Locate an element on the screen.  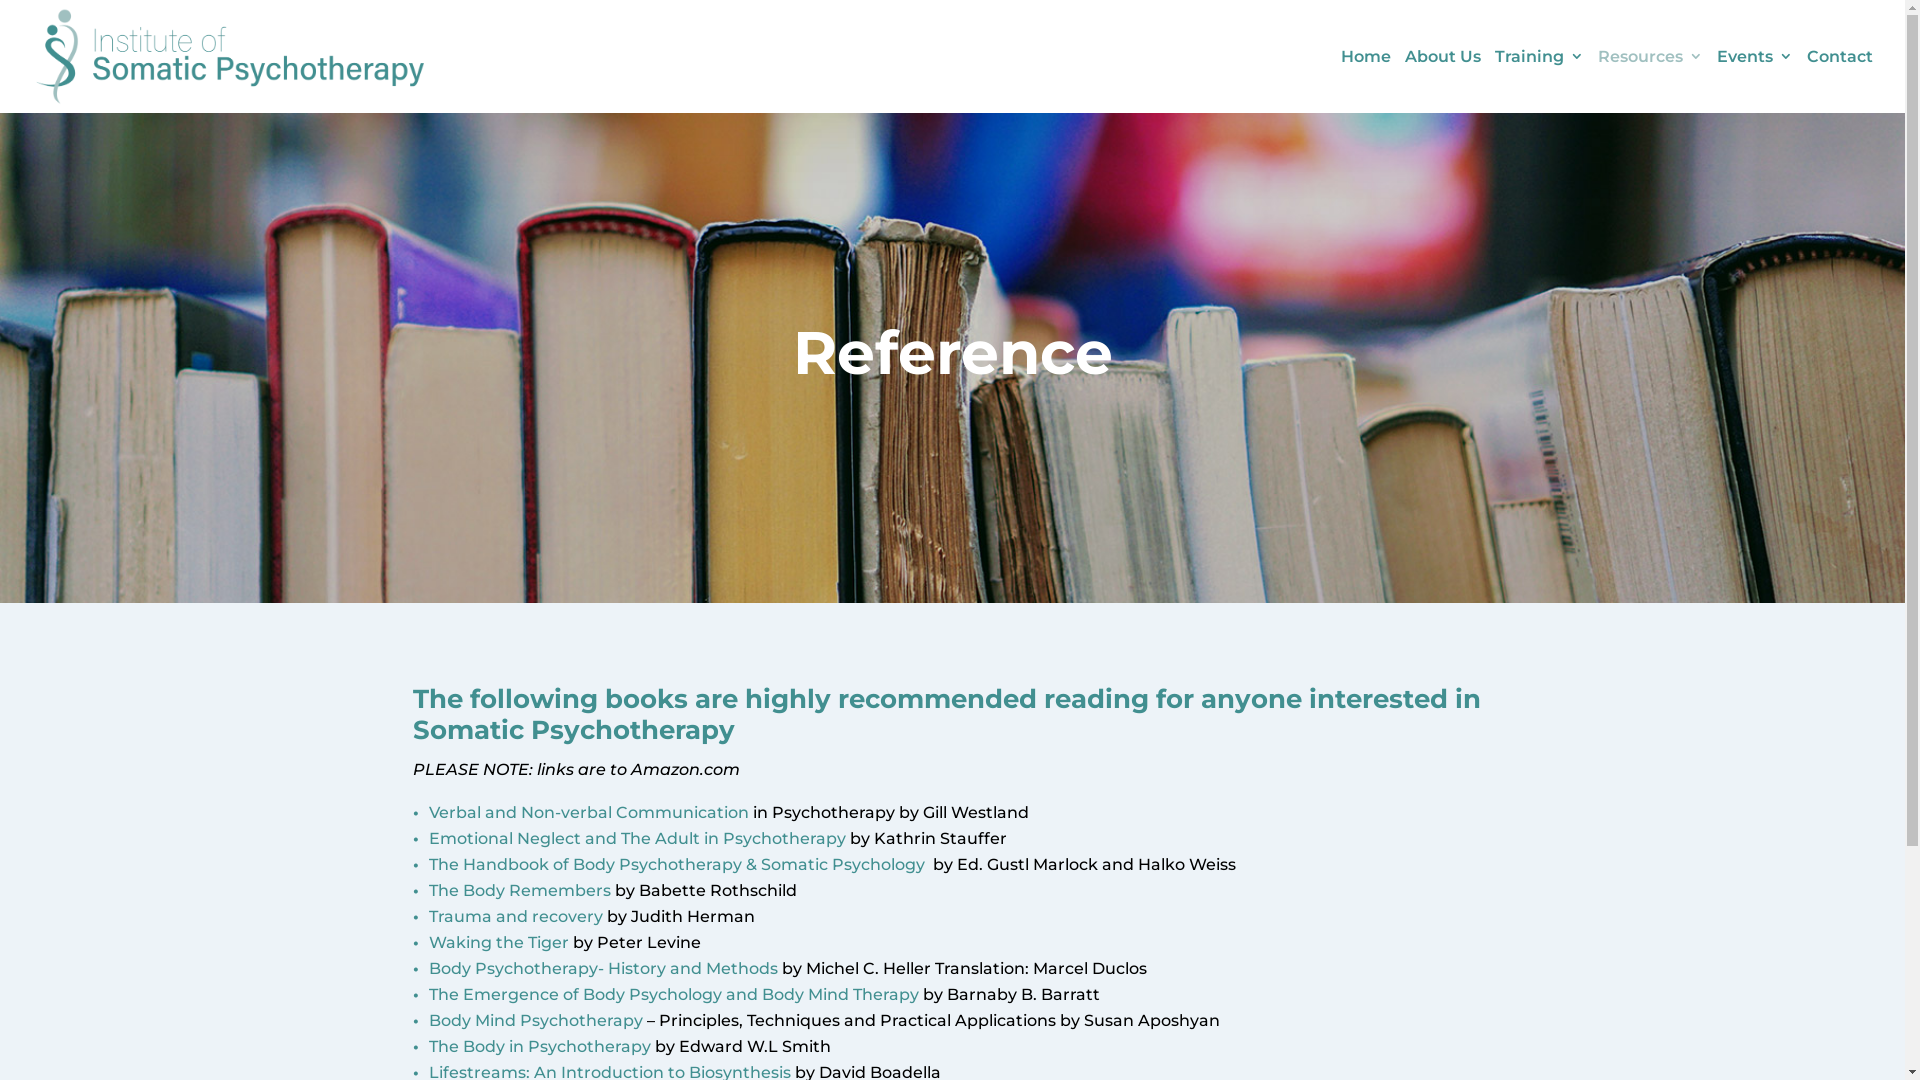
'Resources' is located at coordinates (1597, 80).